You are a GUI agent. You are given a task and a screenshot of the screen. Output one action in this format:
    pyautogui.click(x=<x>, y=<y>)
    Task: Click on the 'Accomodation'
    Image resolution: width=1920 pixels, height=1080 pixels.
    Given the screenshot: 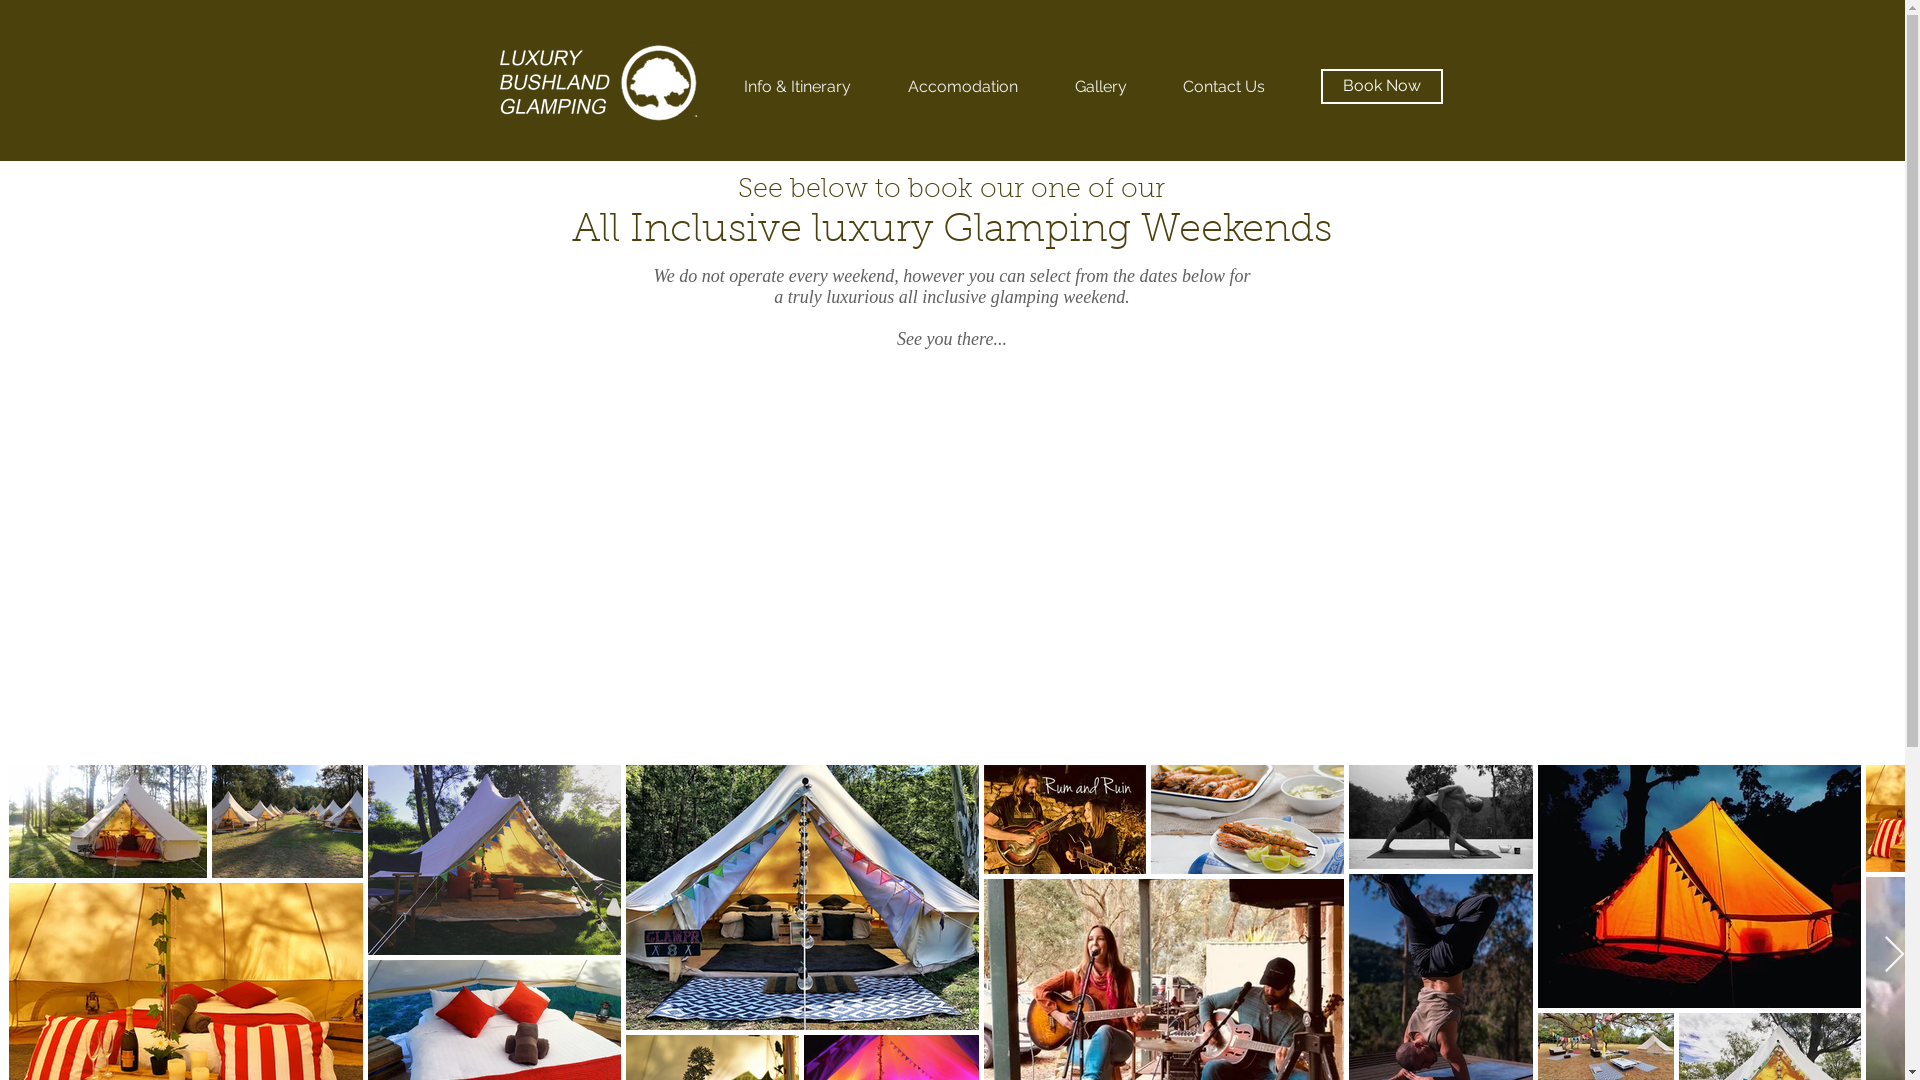 What is the action you would take?
    pyautogui.click(x=963, y=86)
    